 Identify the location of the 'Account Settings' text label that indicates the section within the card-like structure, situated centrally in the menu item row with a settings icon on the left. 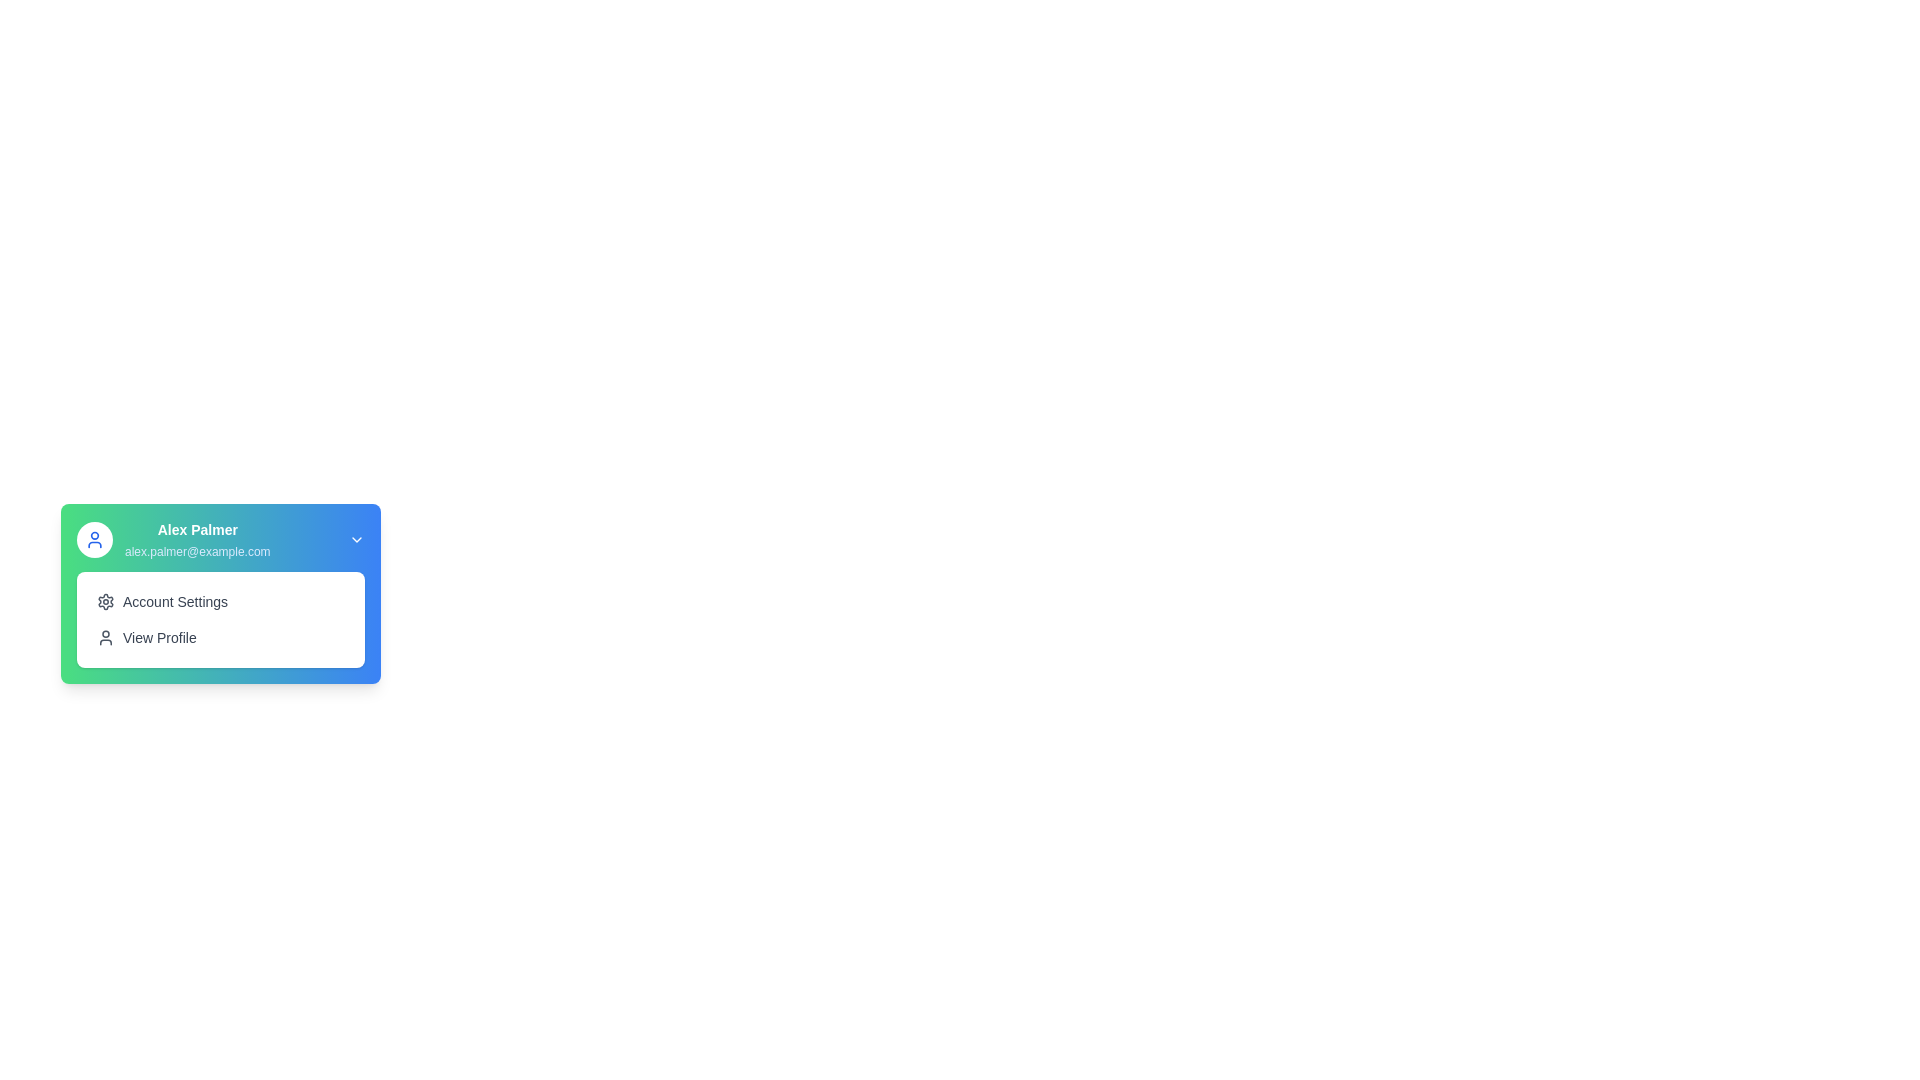
(175, 600).